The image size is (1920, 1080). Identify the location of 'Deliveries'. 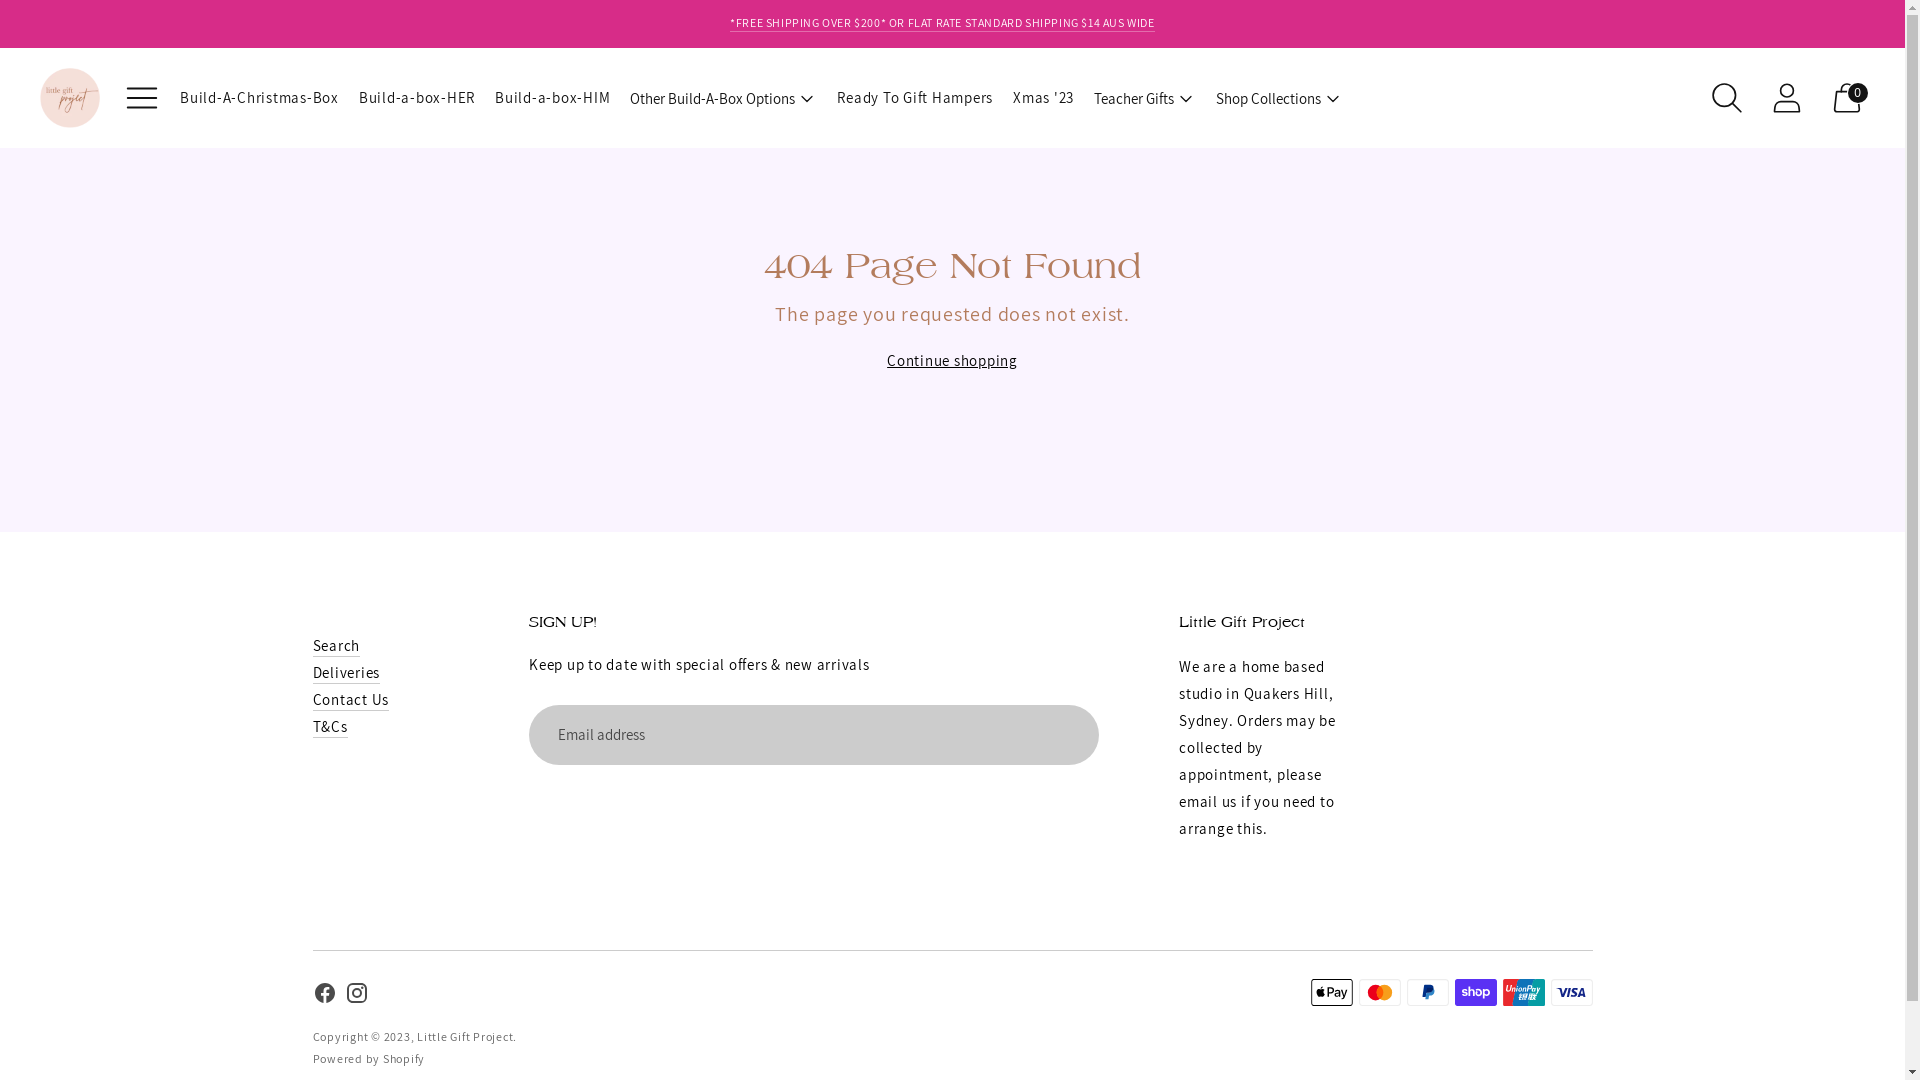
(345, 672).